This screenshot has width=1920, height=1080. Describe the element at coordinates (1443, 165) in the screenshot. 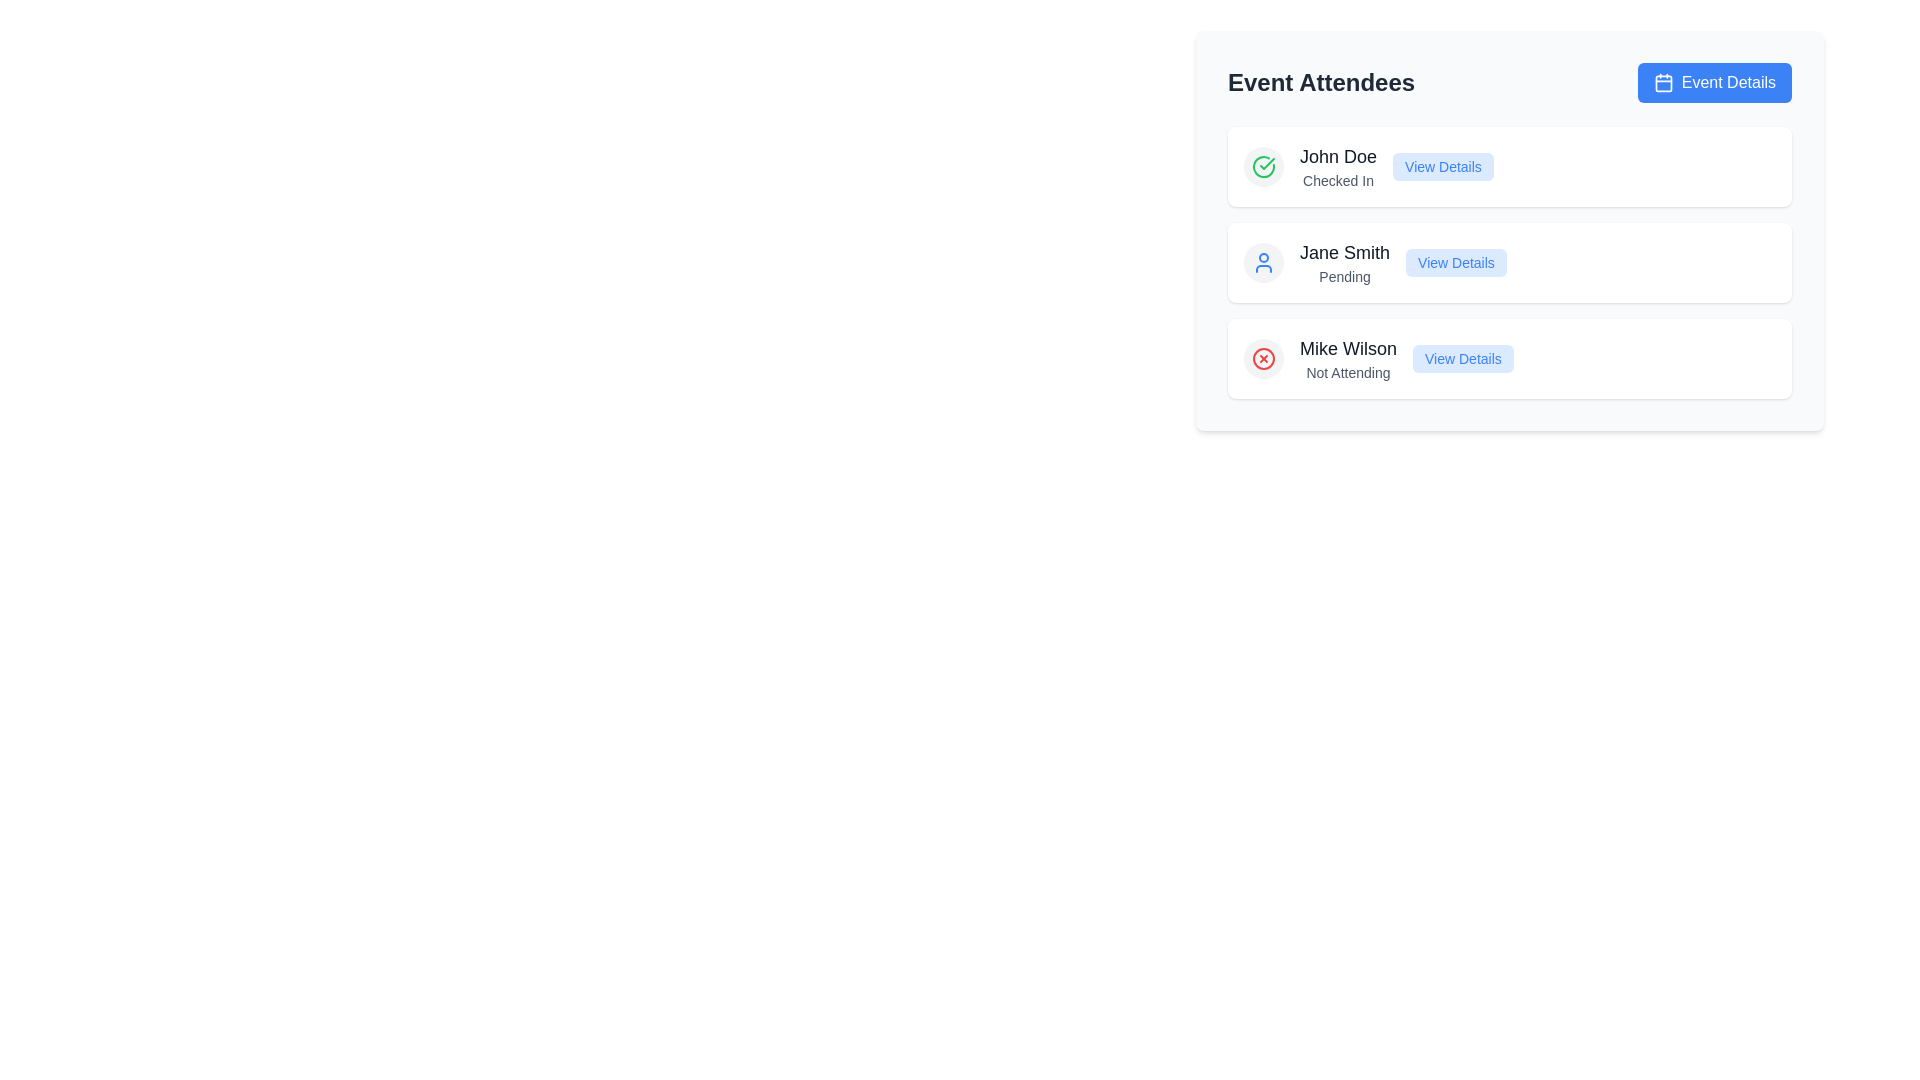

I see `the button` at that location.